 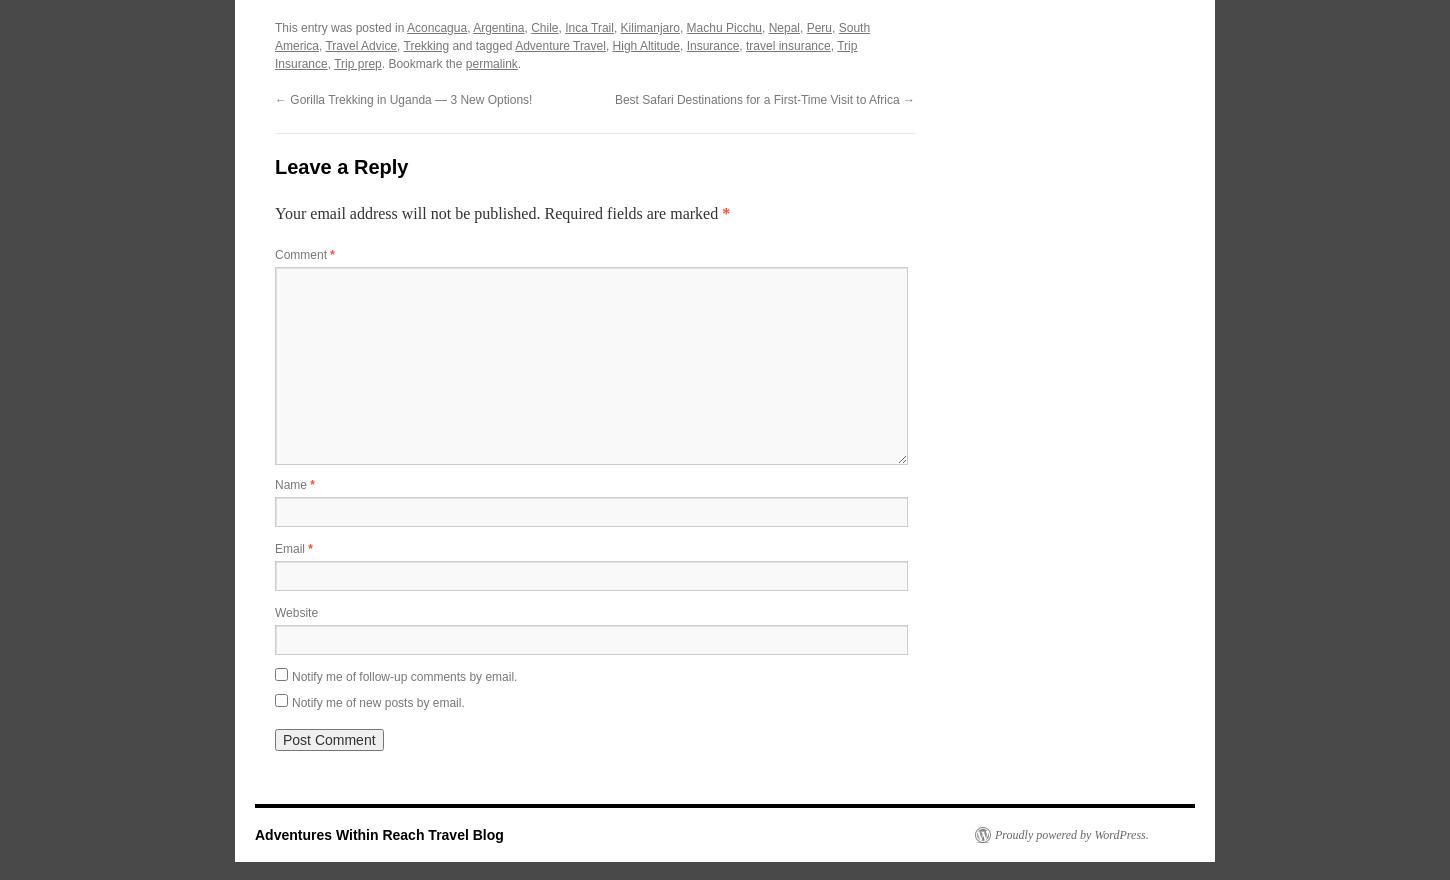 What do you see at coordinates (518, 63) in the screenshot?
I see `'.'` at bounding box center [518, 63].